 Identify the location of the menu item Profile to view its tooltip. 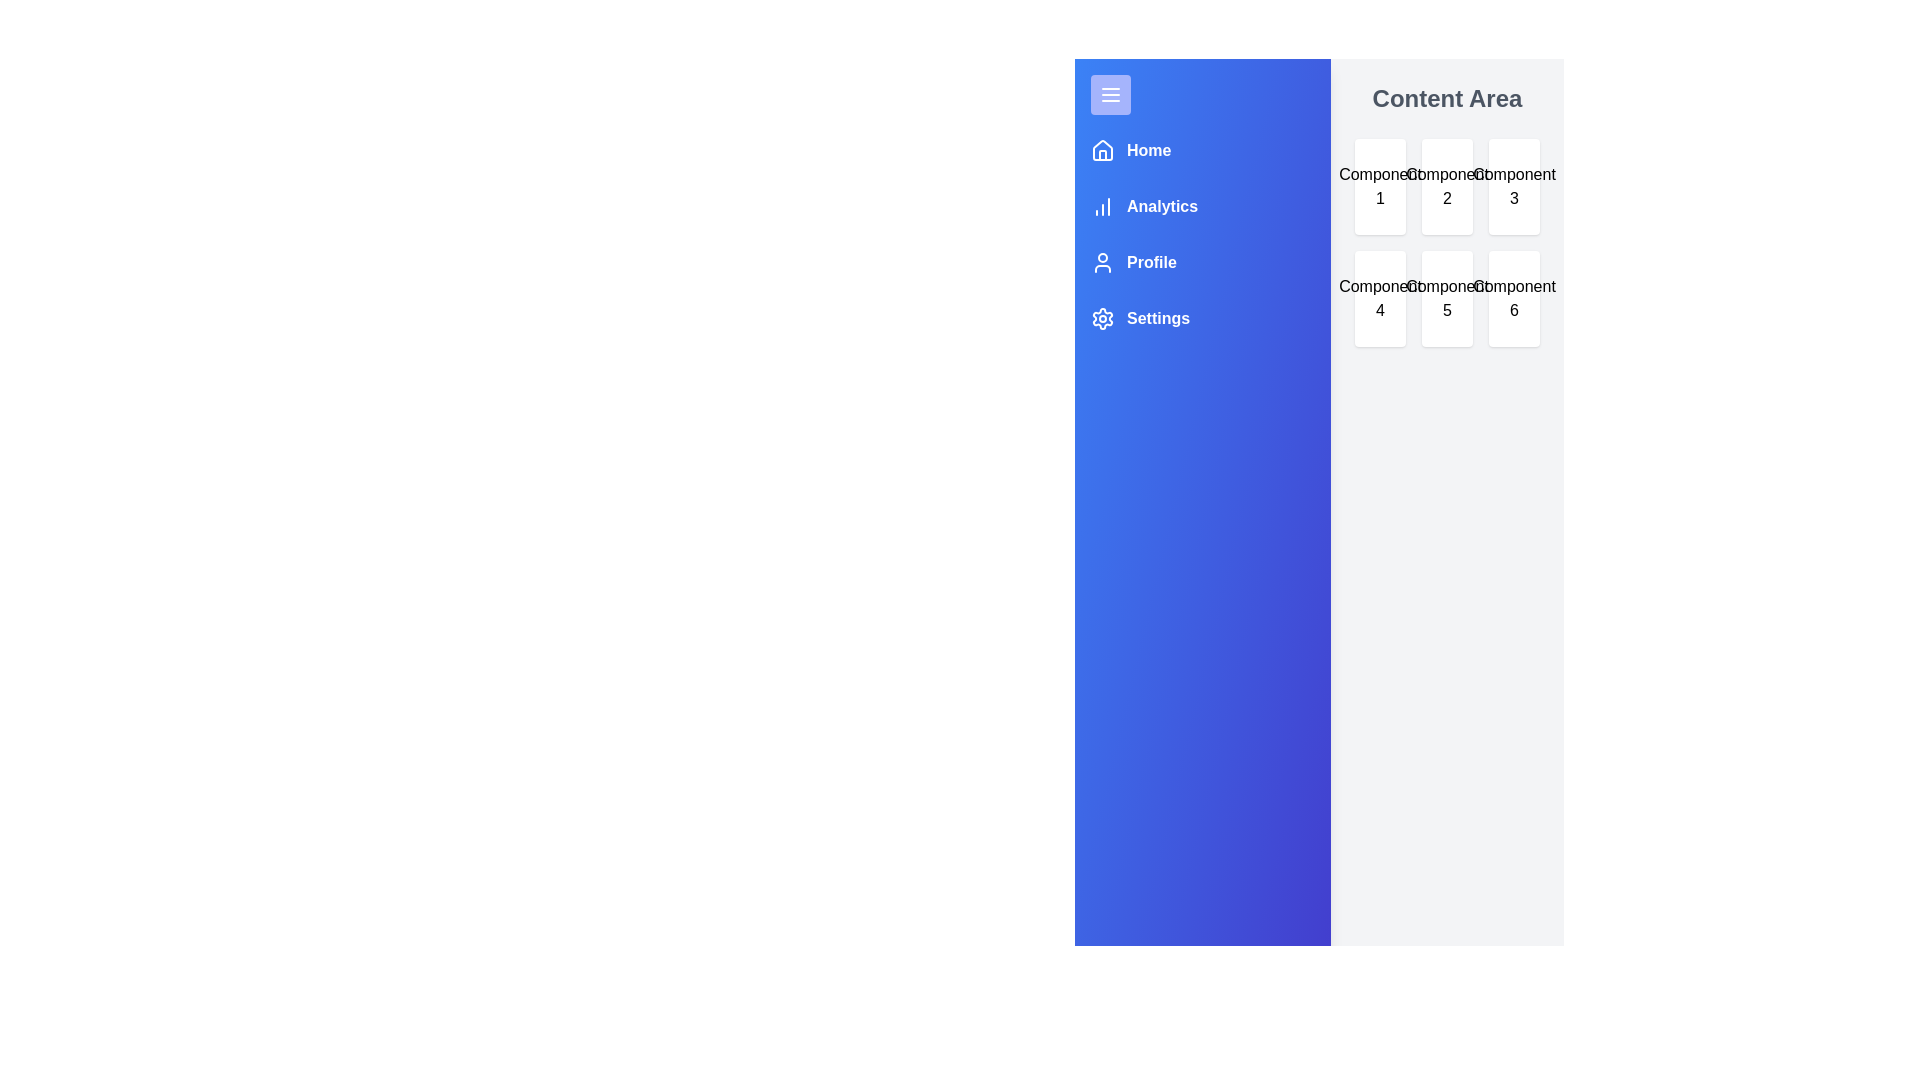
(1133, 261).